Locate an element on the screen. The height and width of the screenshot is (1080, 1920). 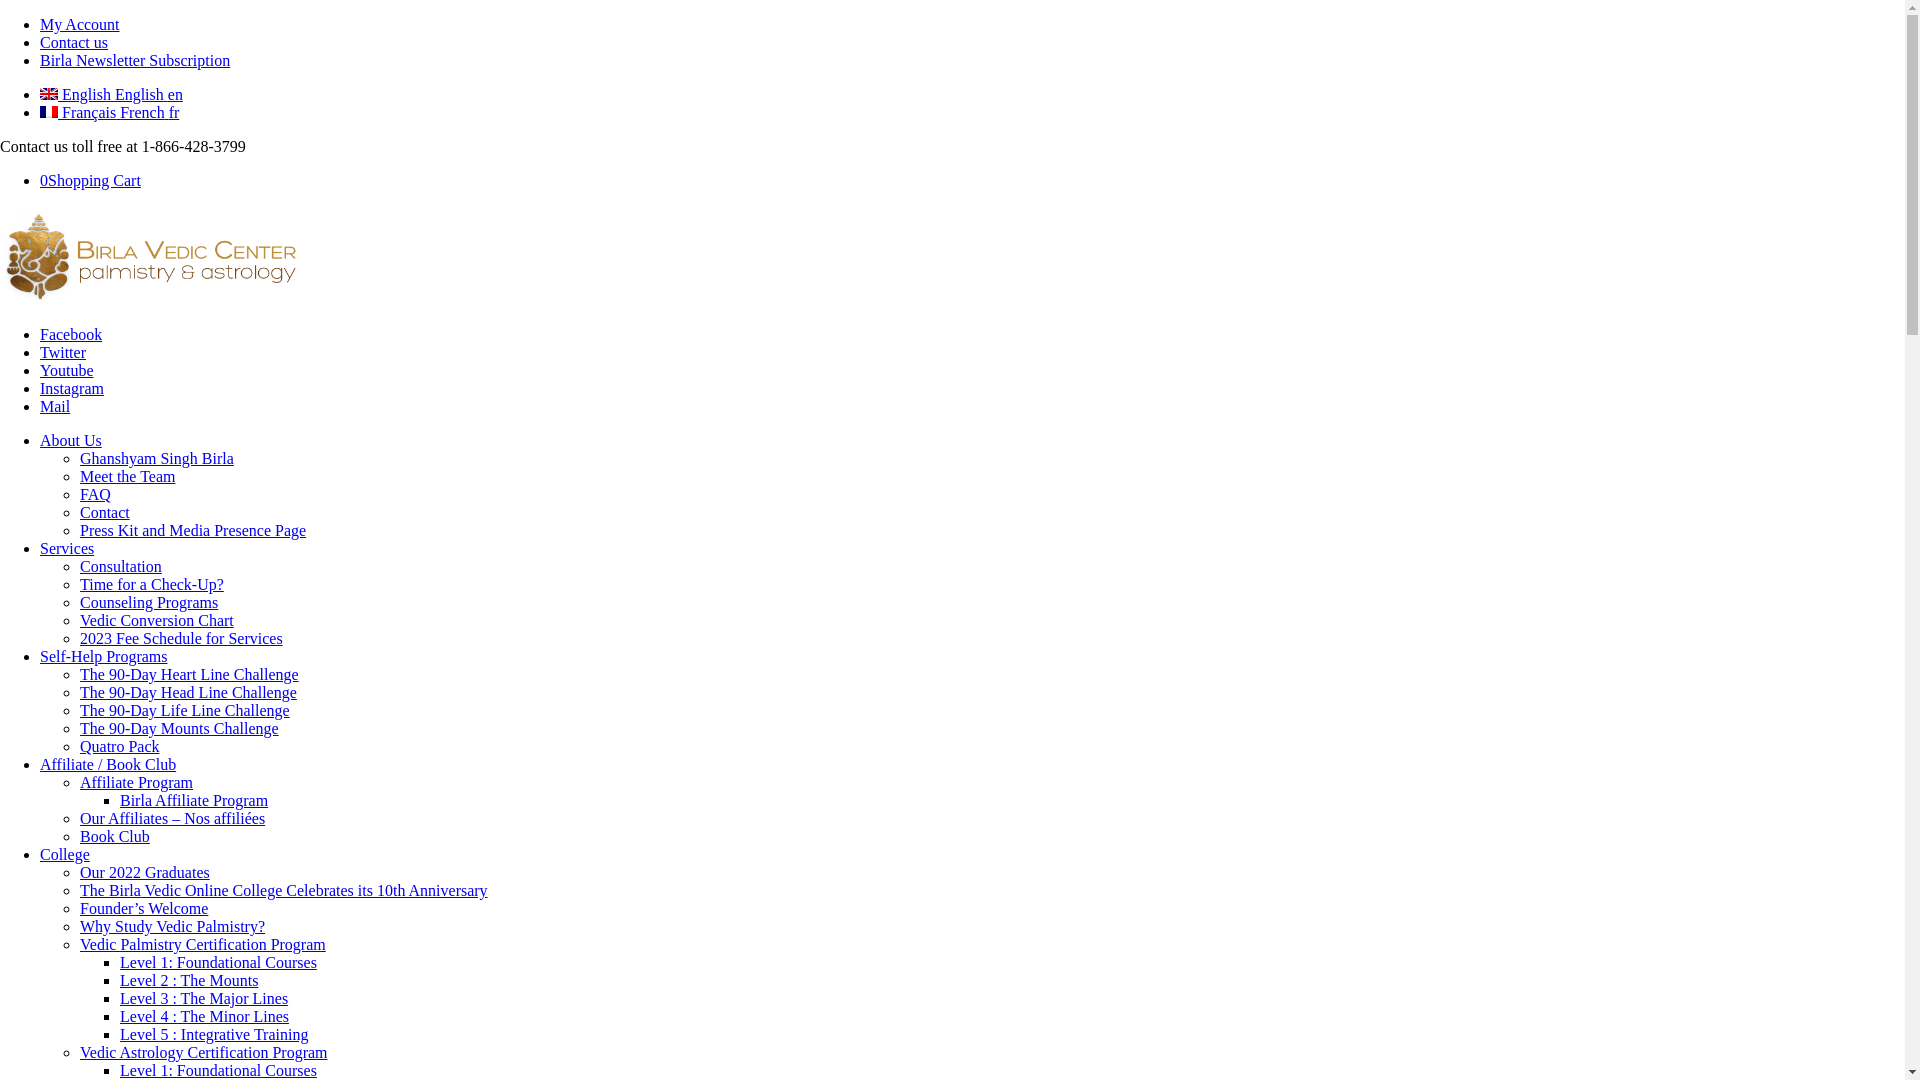
'Level 2 : The Mounts' is located at coordinates (188, 979).